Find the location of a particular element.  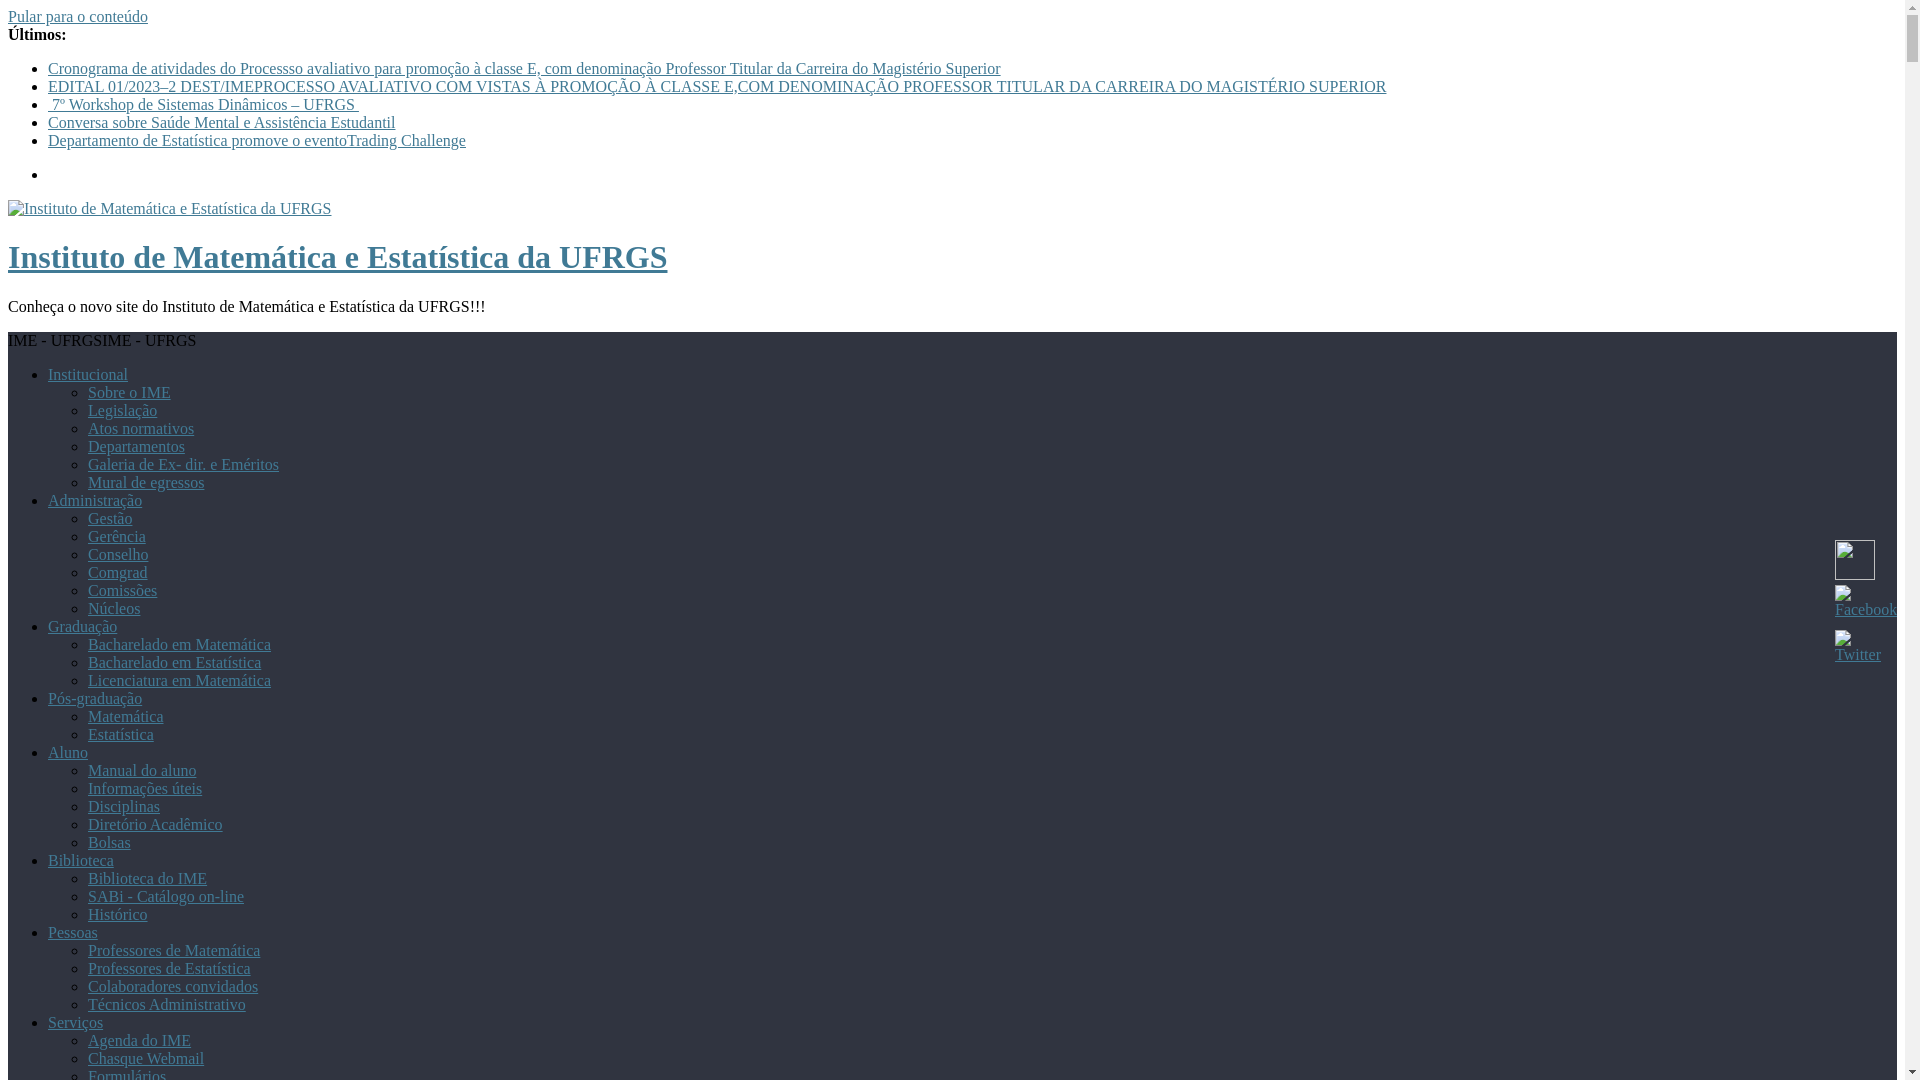

'Institucional' is located at coordinates (86, 374).